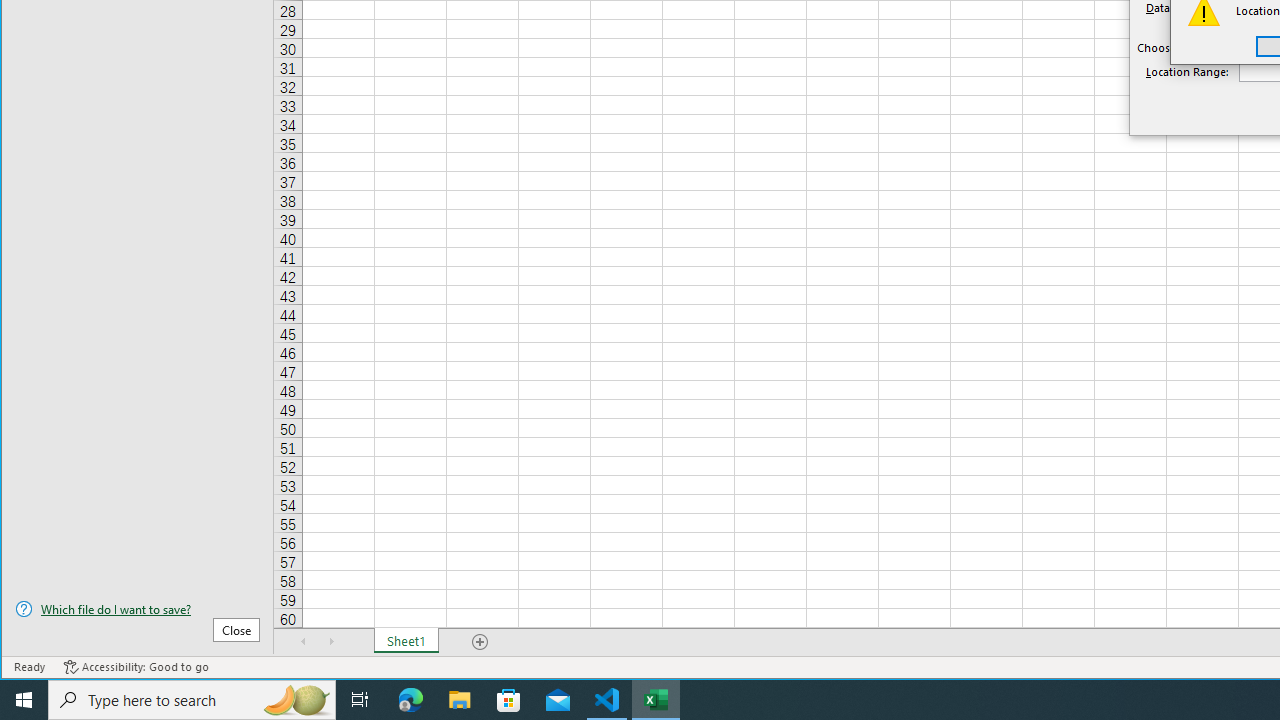 This screenshot has width=1280, height=720. Describe the element at coordinates (656, 698) in the screenshot. I see `'Excel - 1 running window'` at that location.